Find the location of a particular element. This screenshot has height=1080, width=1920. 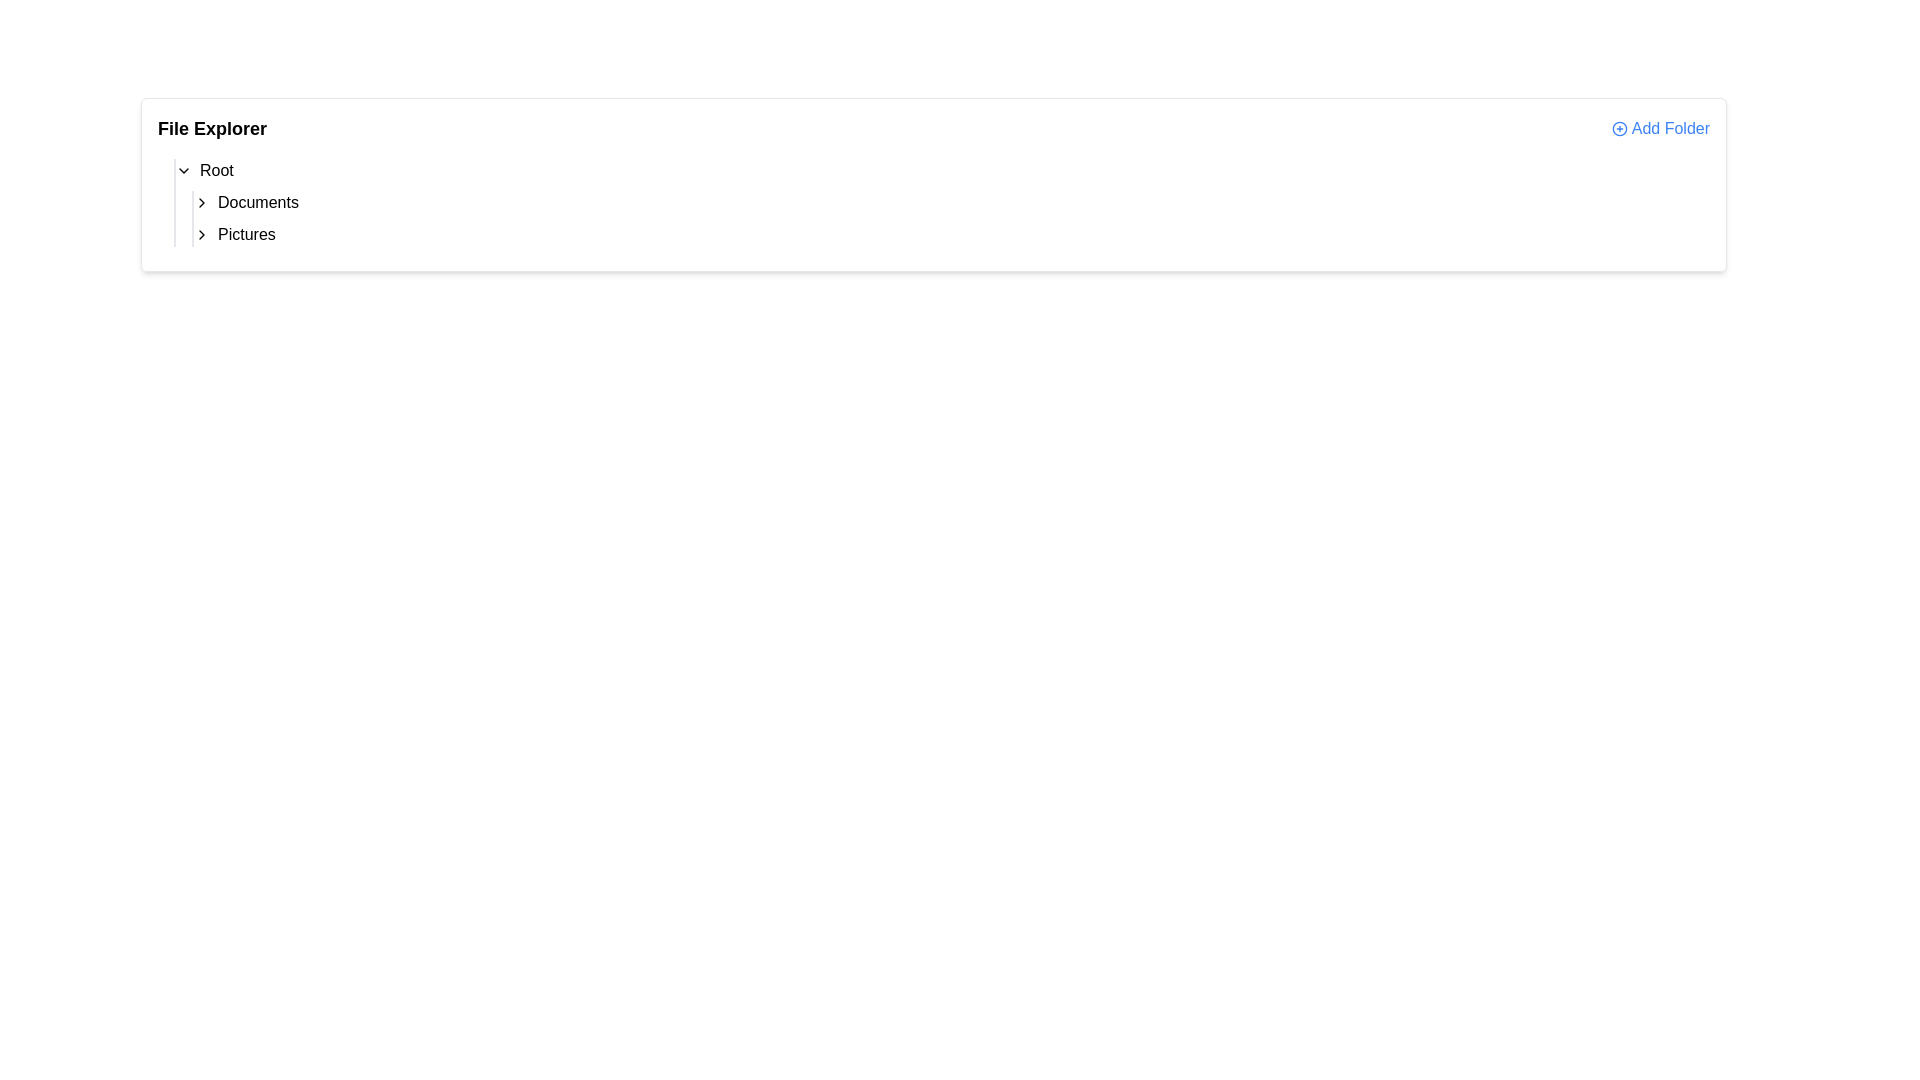

the SVG Circle element, which is a circular shape outlined as part of the SVG graphic titled 'lucide-circle-plus' and is centered at the specified coordinates is located at coordinates (1619, 128).